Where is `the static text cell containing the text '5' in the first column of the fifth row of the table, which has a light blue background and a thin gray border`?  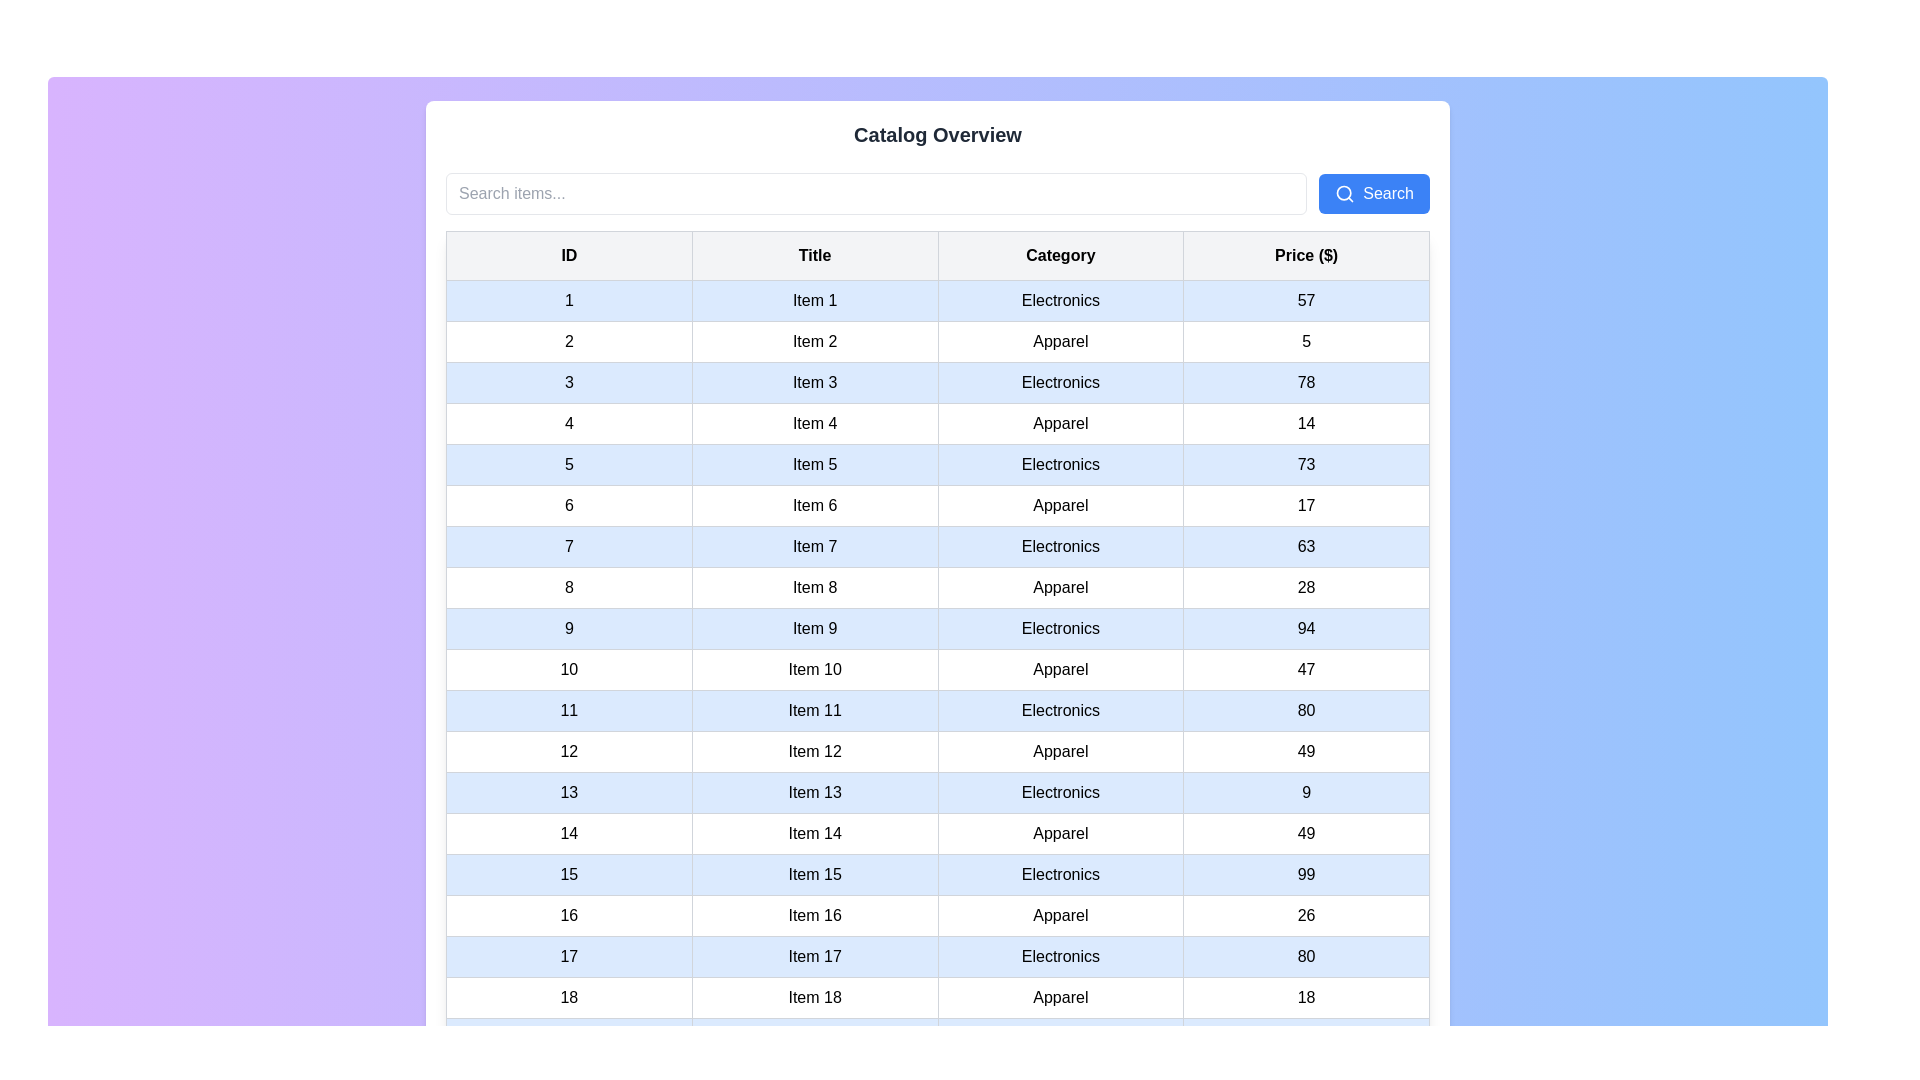 the static text cell containing the text '5' in the first column of the fifth row of the table, which has a light blue background and a thin gray border is located at coordinates (568, 465).